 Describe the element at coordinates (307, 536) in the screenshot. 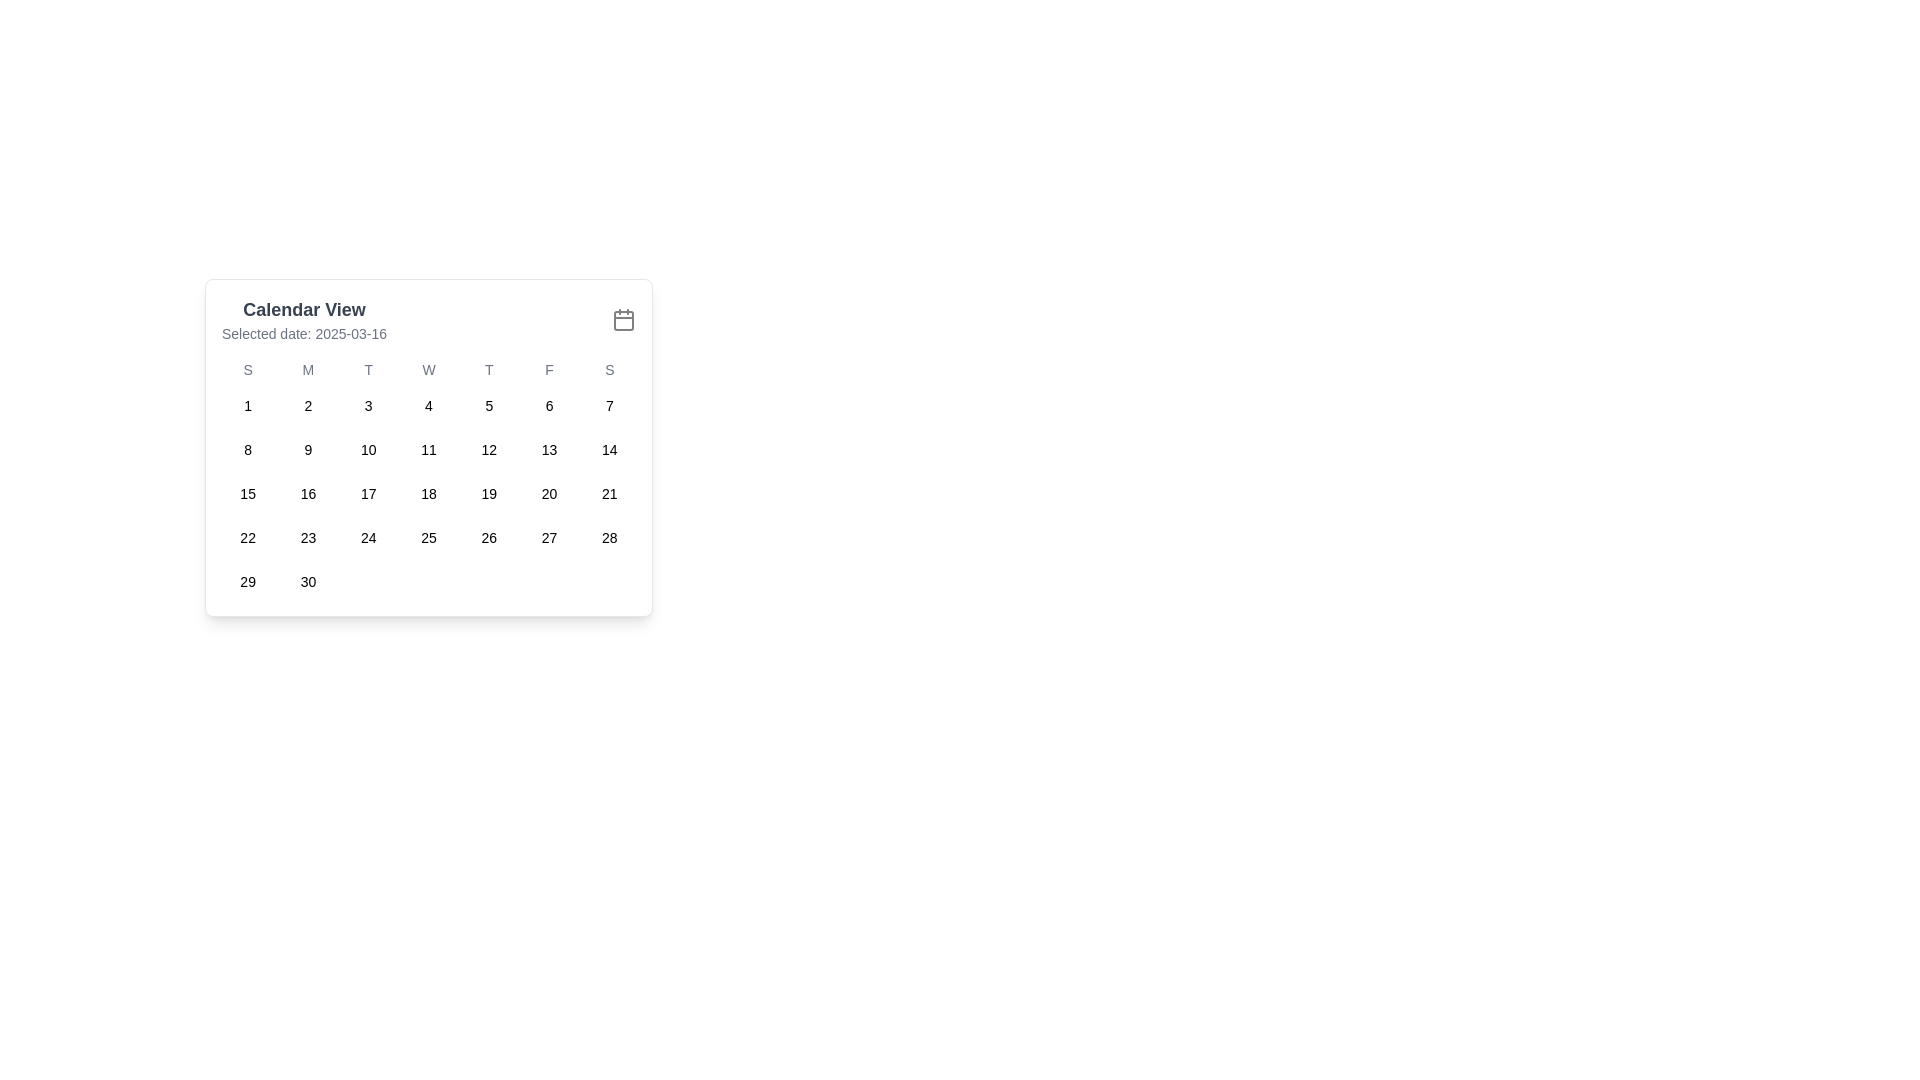

I see `the calendar day cell representing the 23rd day of the month` at that location.